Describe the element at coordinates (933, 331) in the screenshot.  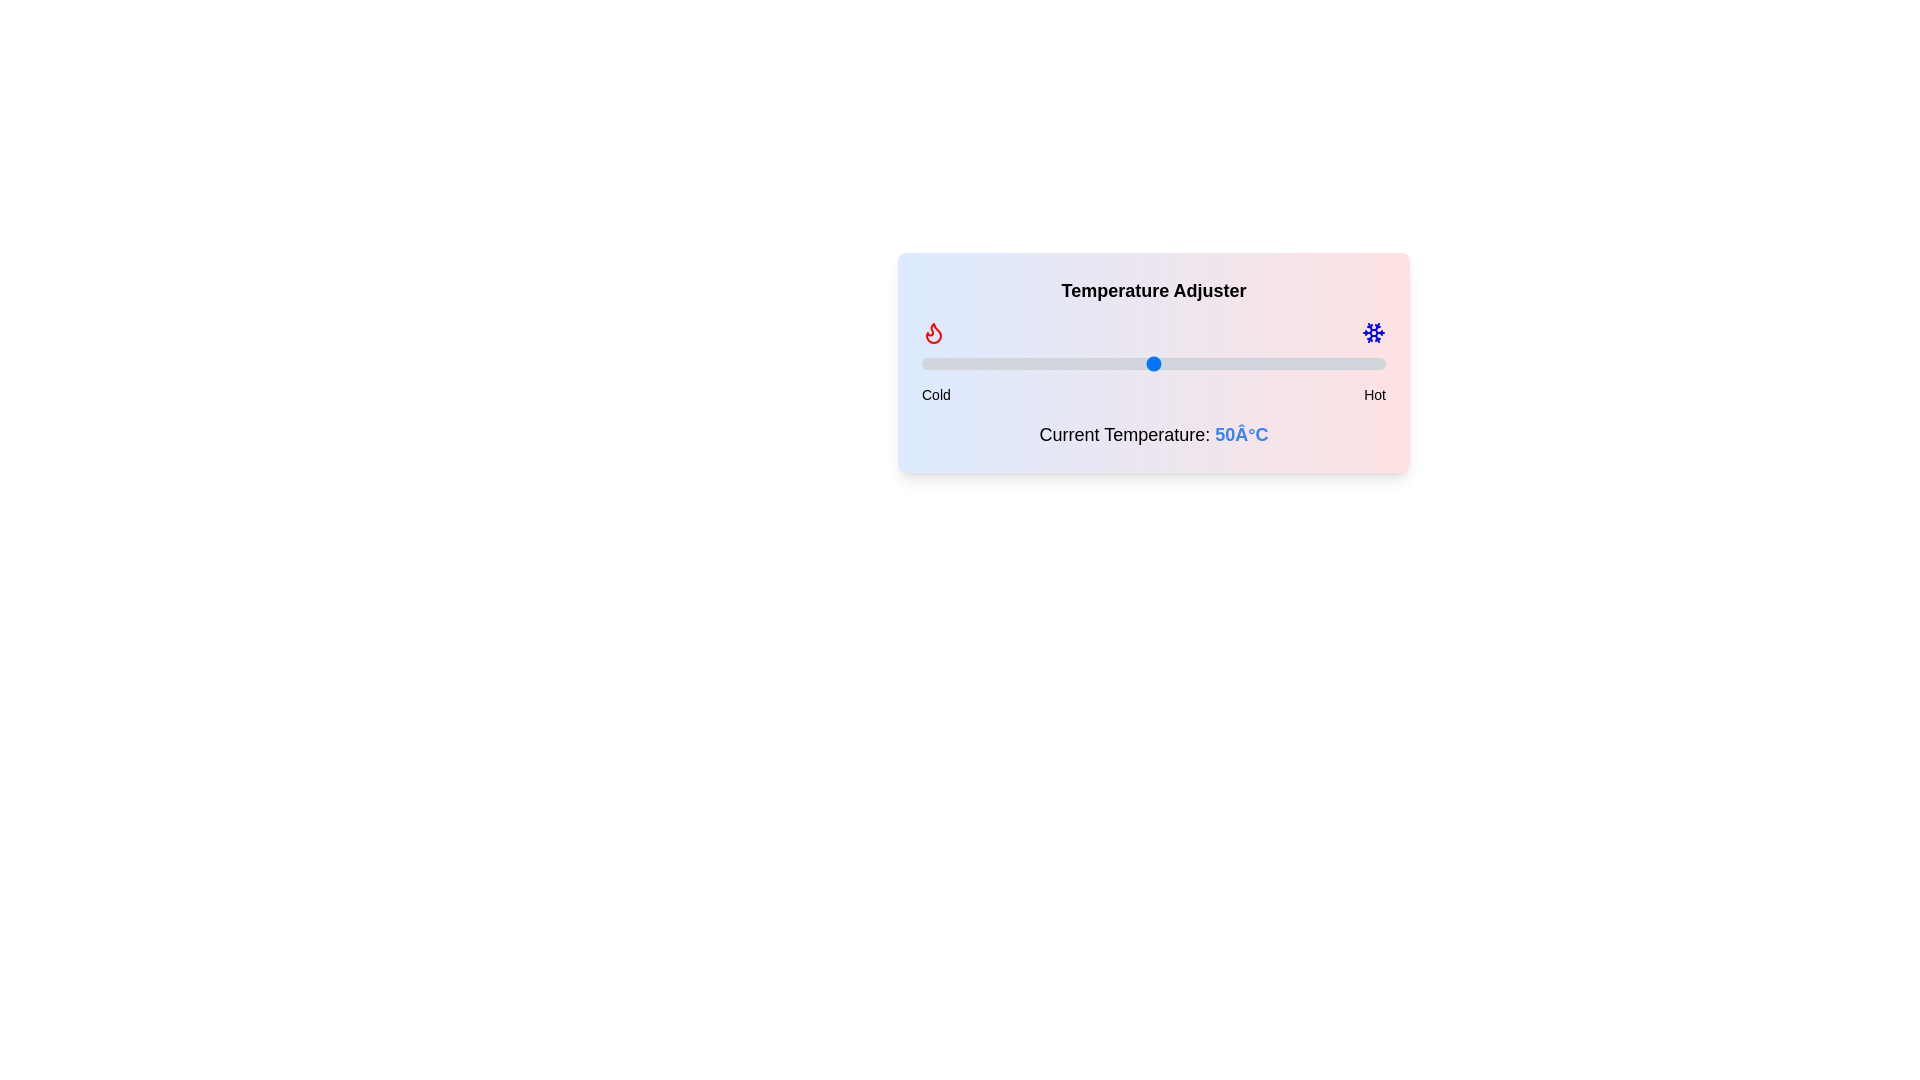
I see `the flame icon to observe changes` at that location.